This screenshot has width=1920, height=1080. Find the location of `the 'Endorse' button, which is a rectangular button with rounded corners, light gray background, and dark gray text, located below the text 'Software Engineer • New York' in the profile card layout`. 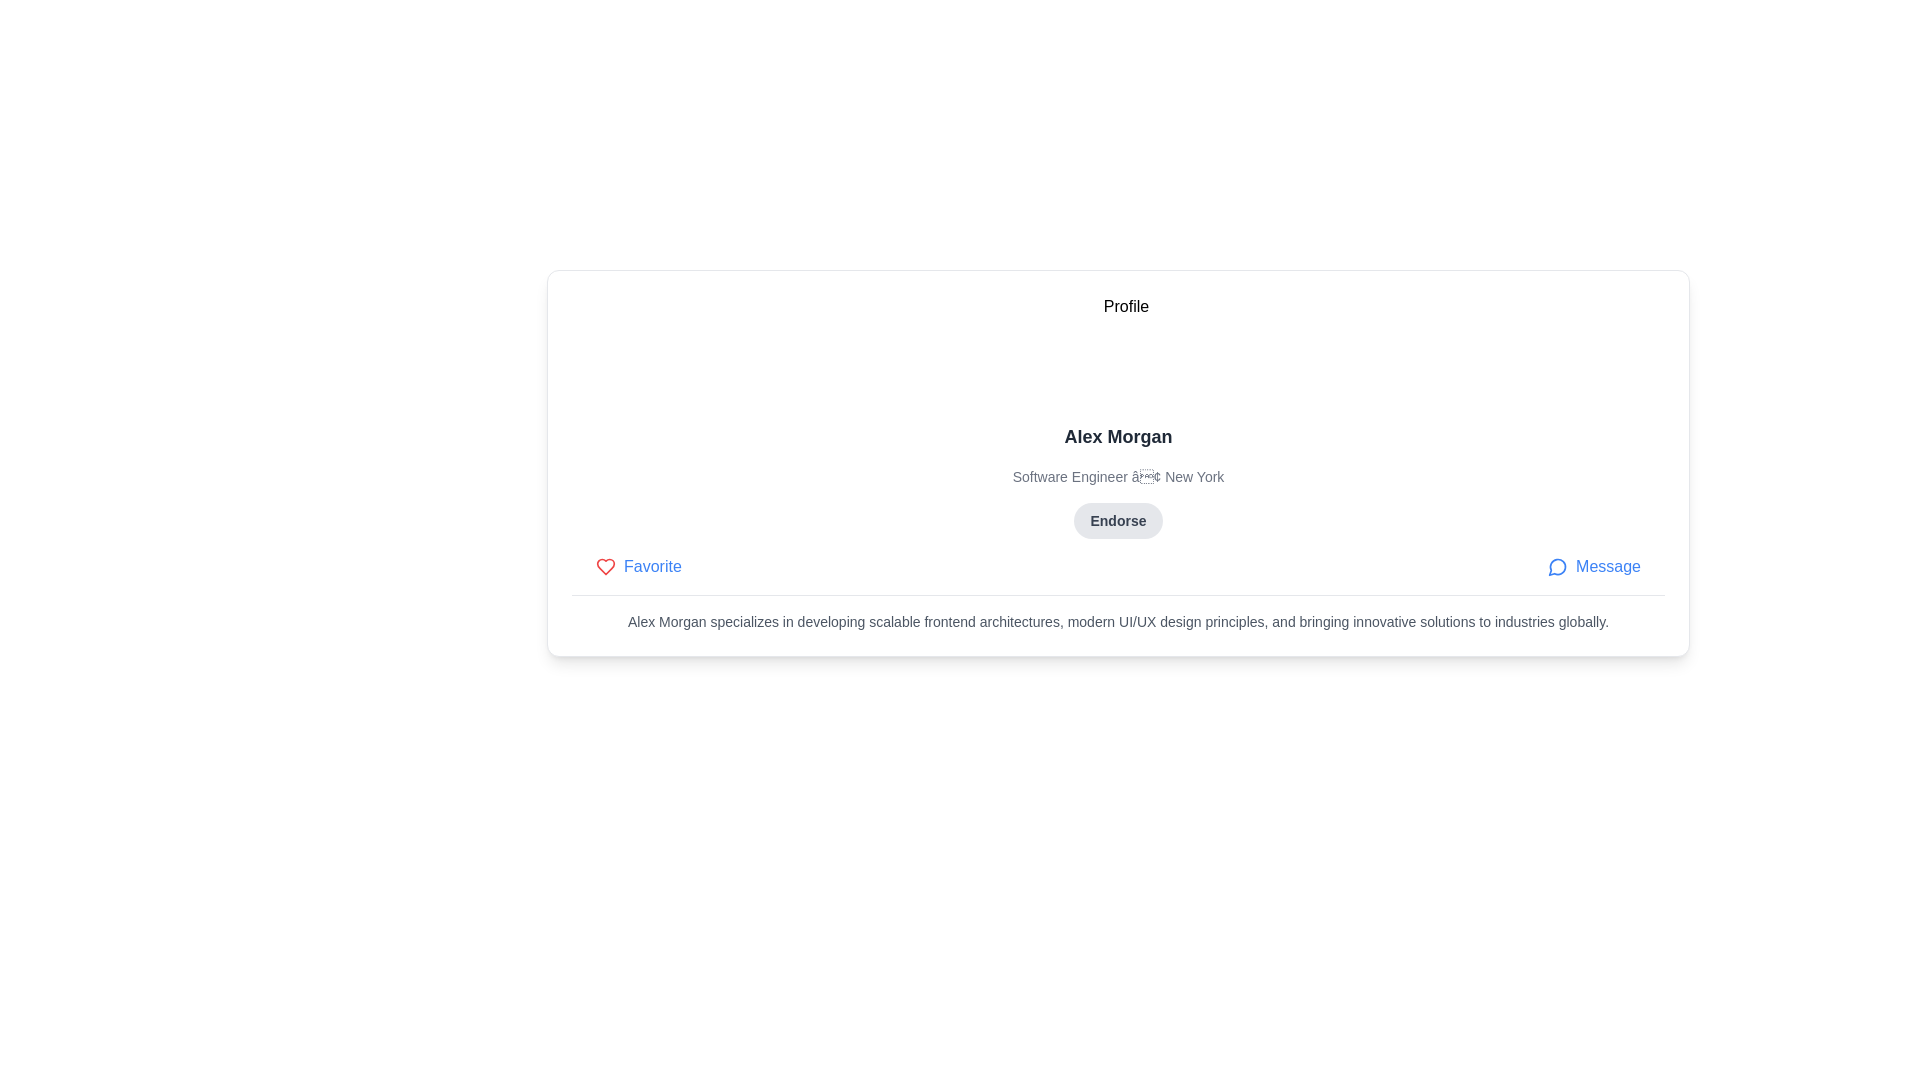

the 'Endorse' button, which is a rectangular button with rounded corners, light gray background, and dark gray text, located below the text 'Software Engineer • New York' in the profile card layout is located at coordinates (1117, 519).